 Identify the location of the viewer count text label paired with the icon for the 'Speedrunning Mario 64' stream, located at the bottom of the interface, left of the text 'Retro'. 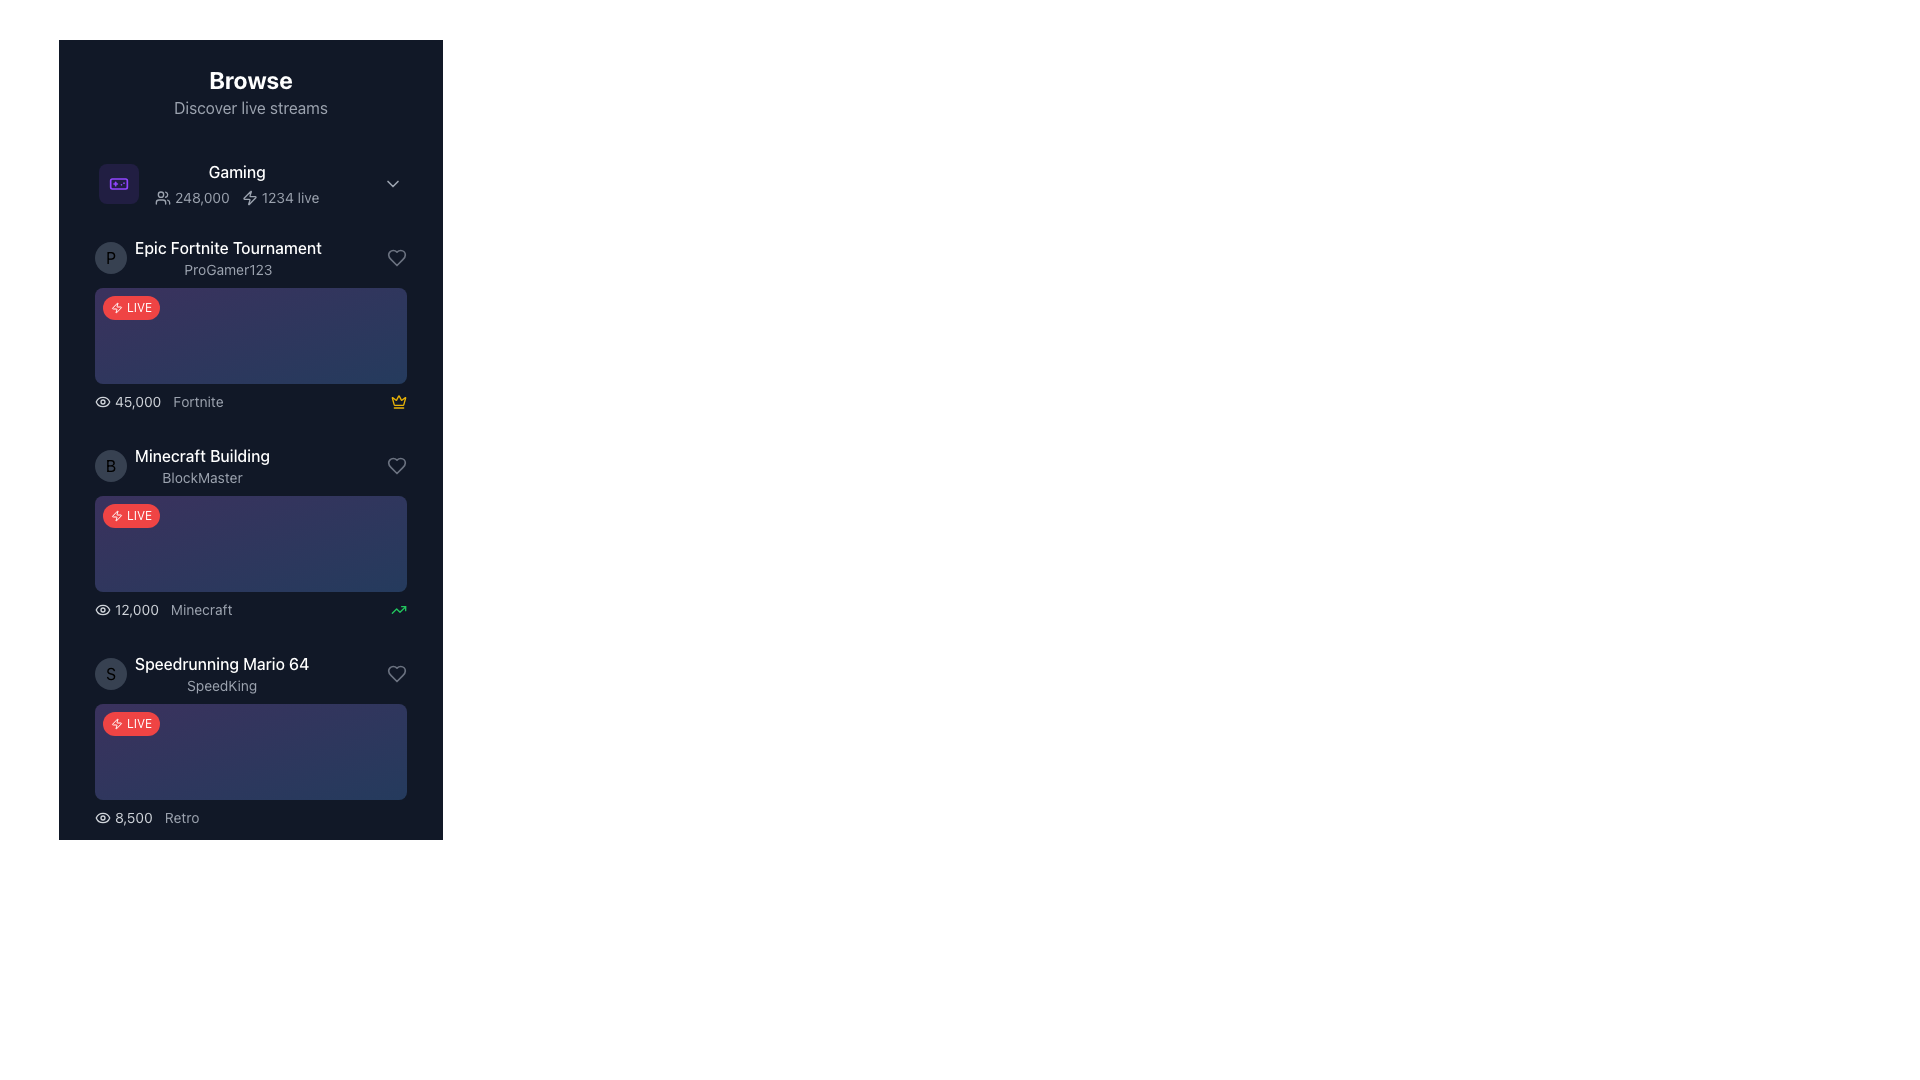
(122, 817).